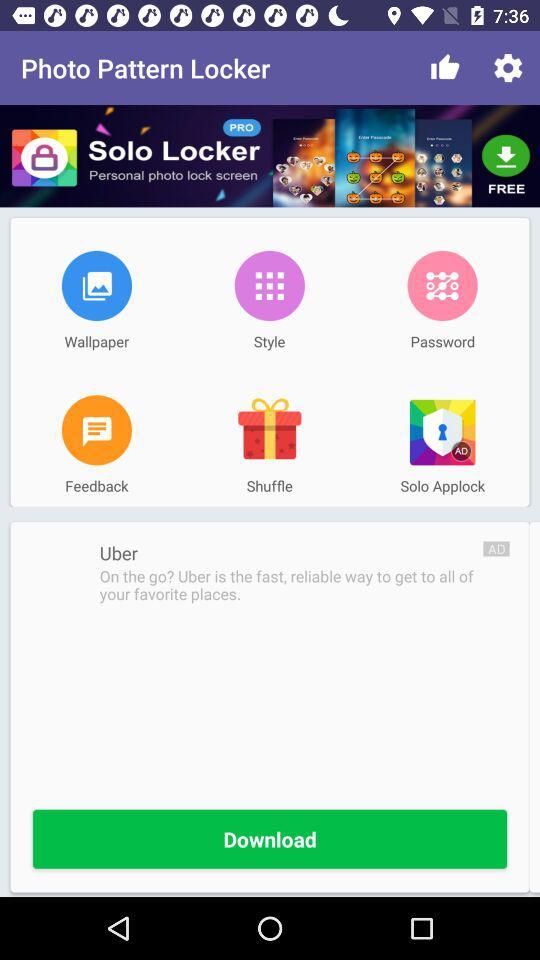 The height and width of the screenshot is (960, 540). Describe the element at coordinates (442, 284) in the screenshot. I see `icon to the right of the style item` at that location.